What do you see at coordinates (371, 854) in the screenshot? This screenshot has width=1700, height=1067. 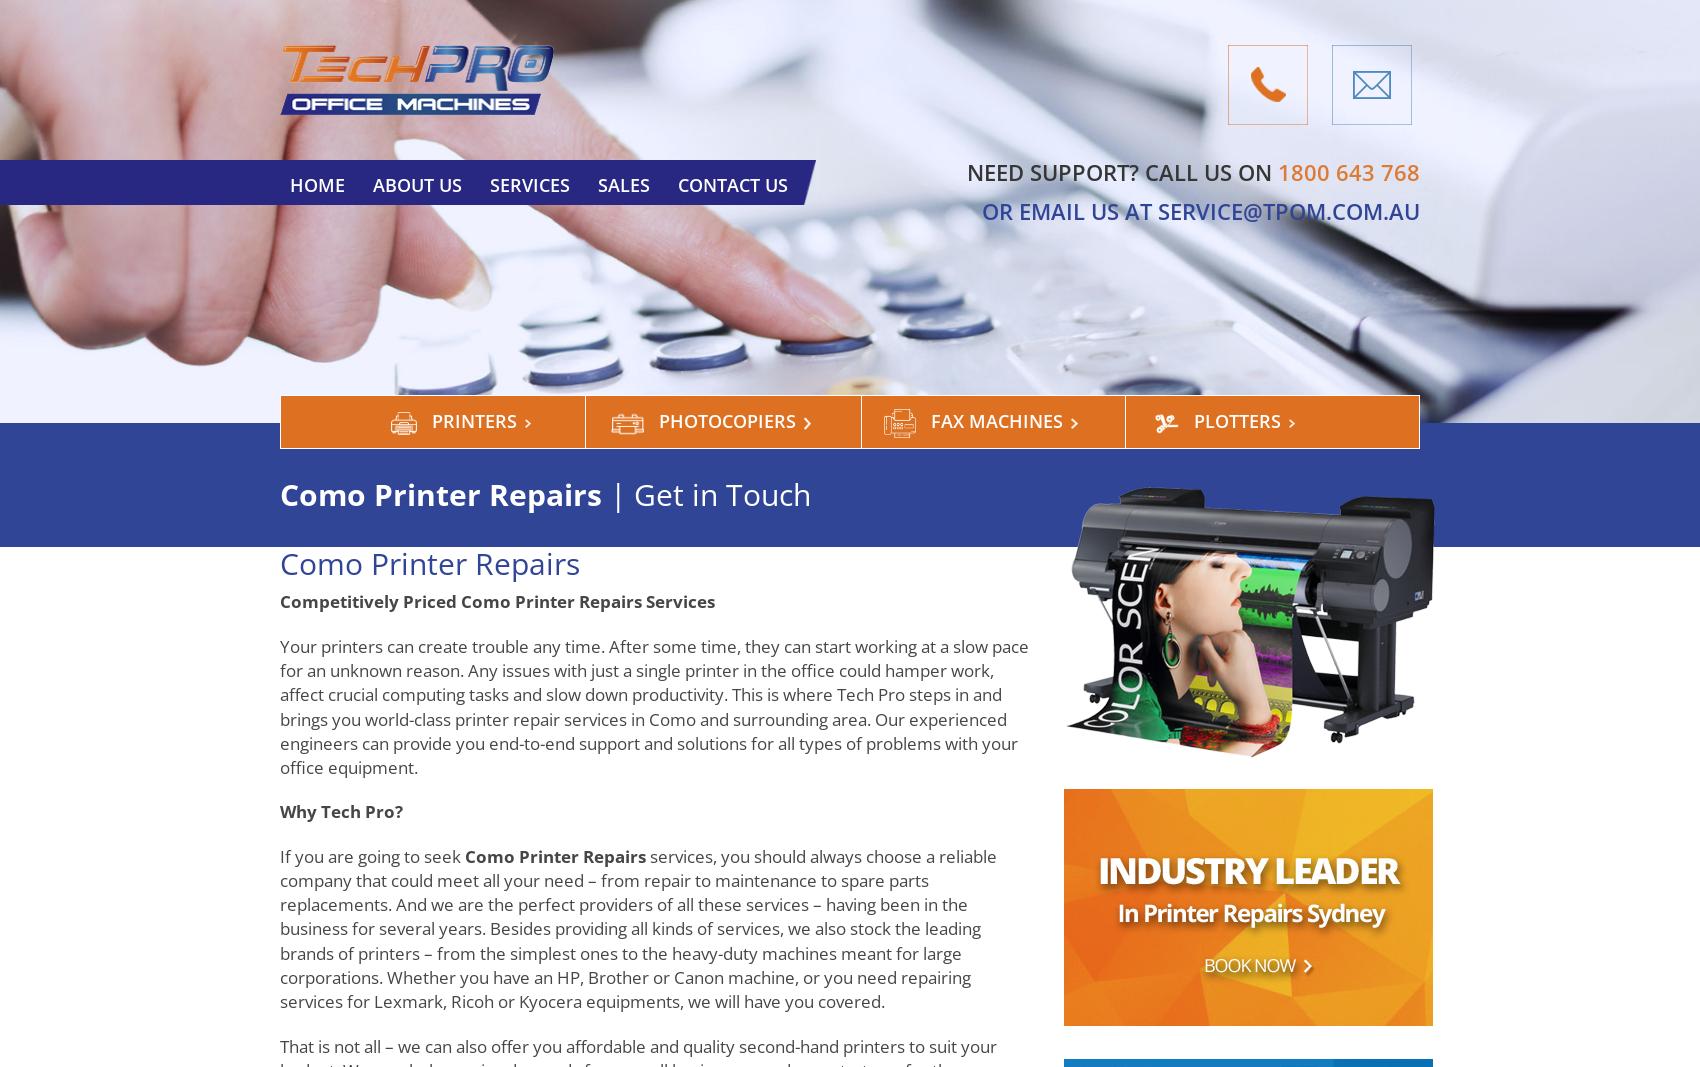 I see `'If you are going to seek'` at bounding box center [371, 854].